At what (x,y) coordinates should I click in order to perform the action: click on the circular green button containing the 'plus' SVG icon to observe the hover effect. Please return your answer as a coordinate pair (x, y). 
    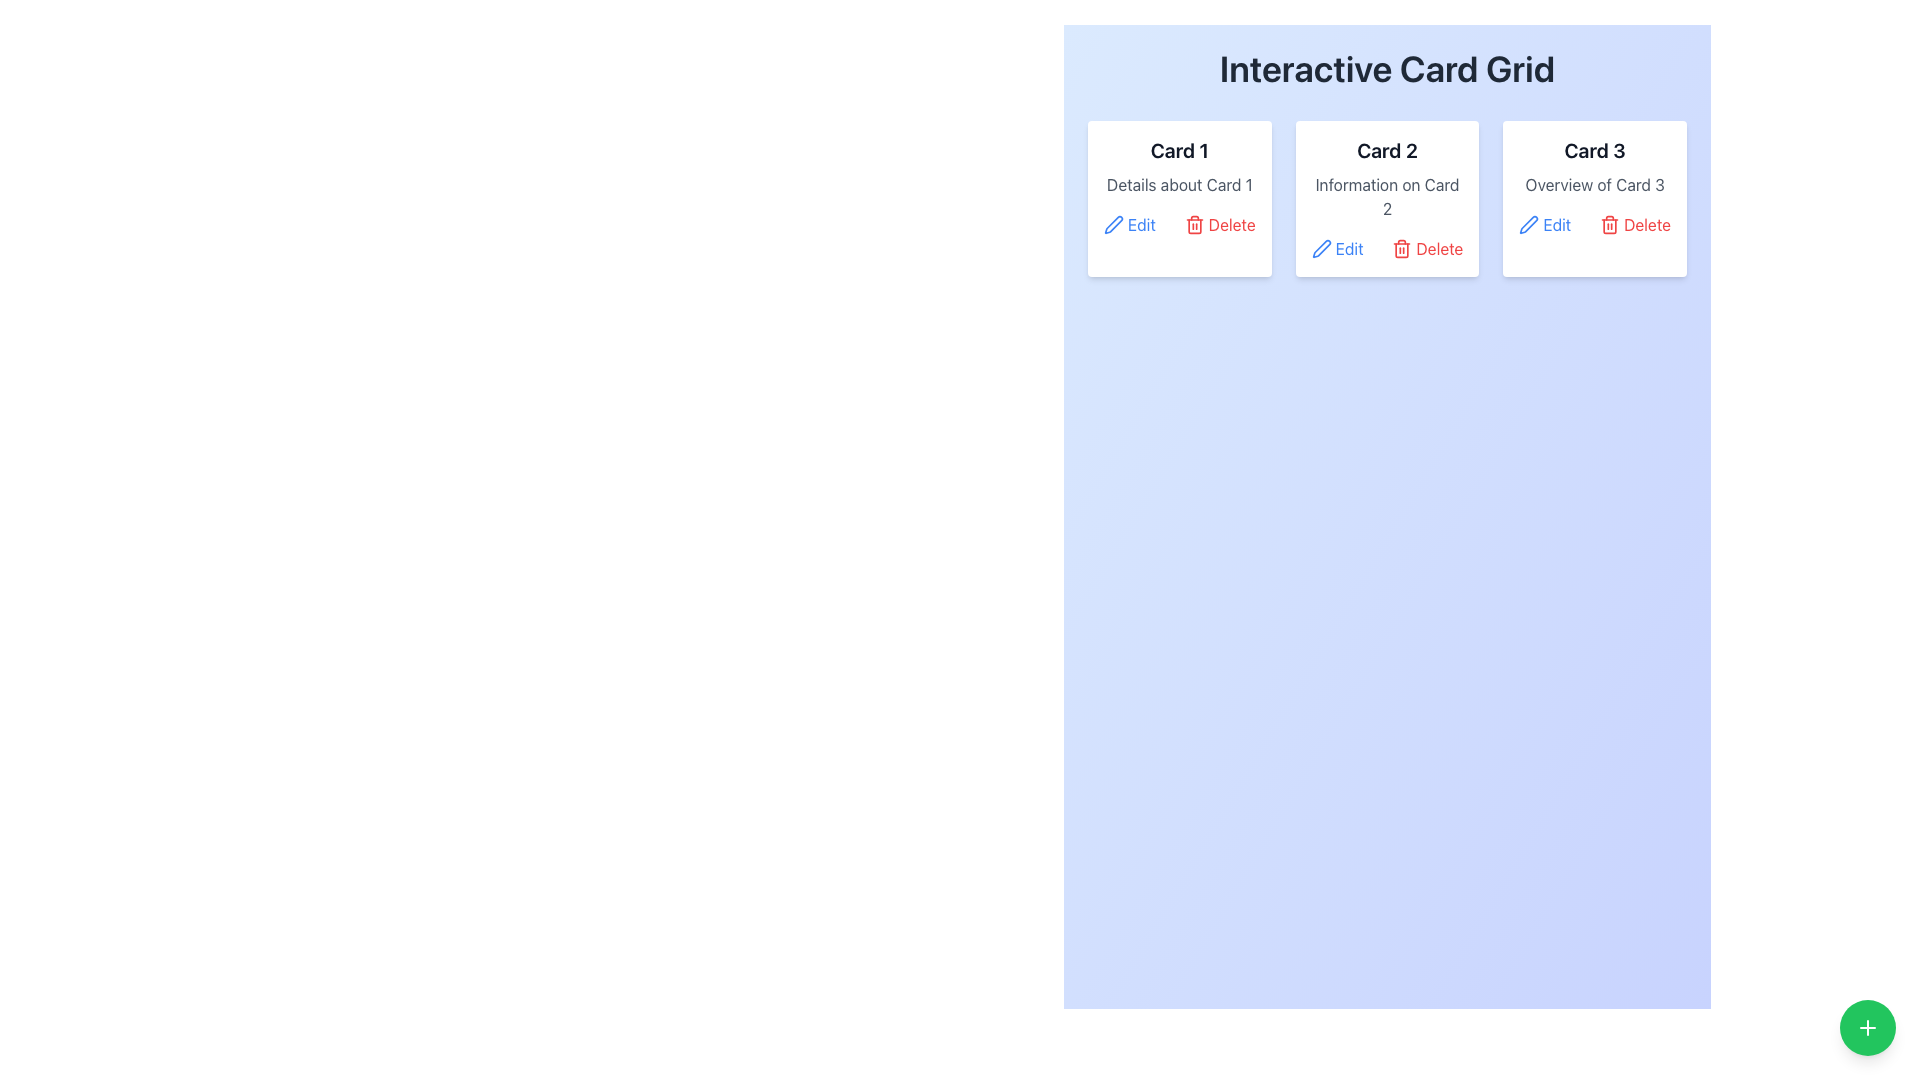
    Looking at the image, I should click on (1866, 1028).